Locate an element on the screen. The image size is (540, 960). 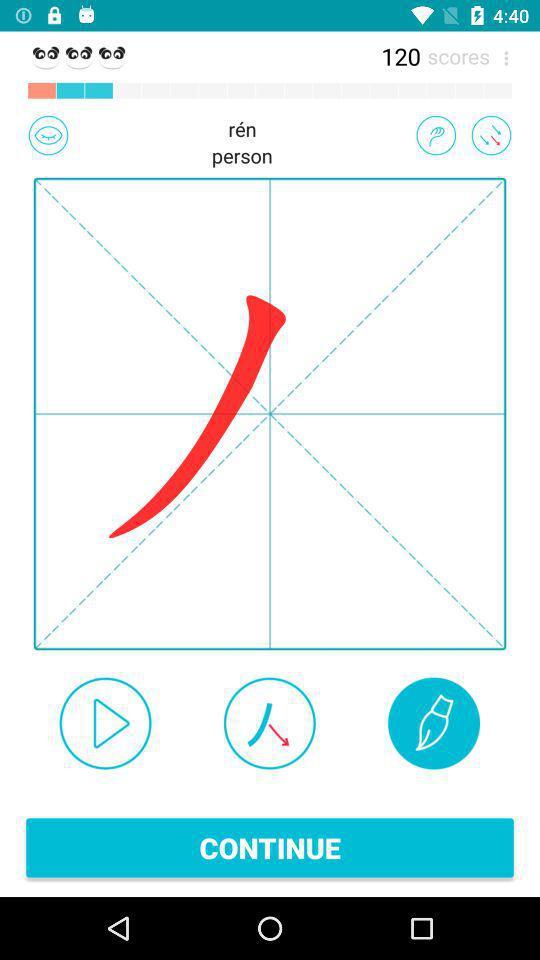
the third box which is above ren person is located at coordinates (97, 91).